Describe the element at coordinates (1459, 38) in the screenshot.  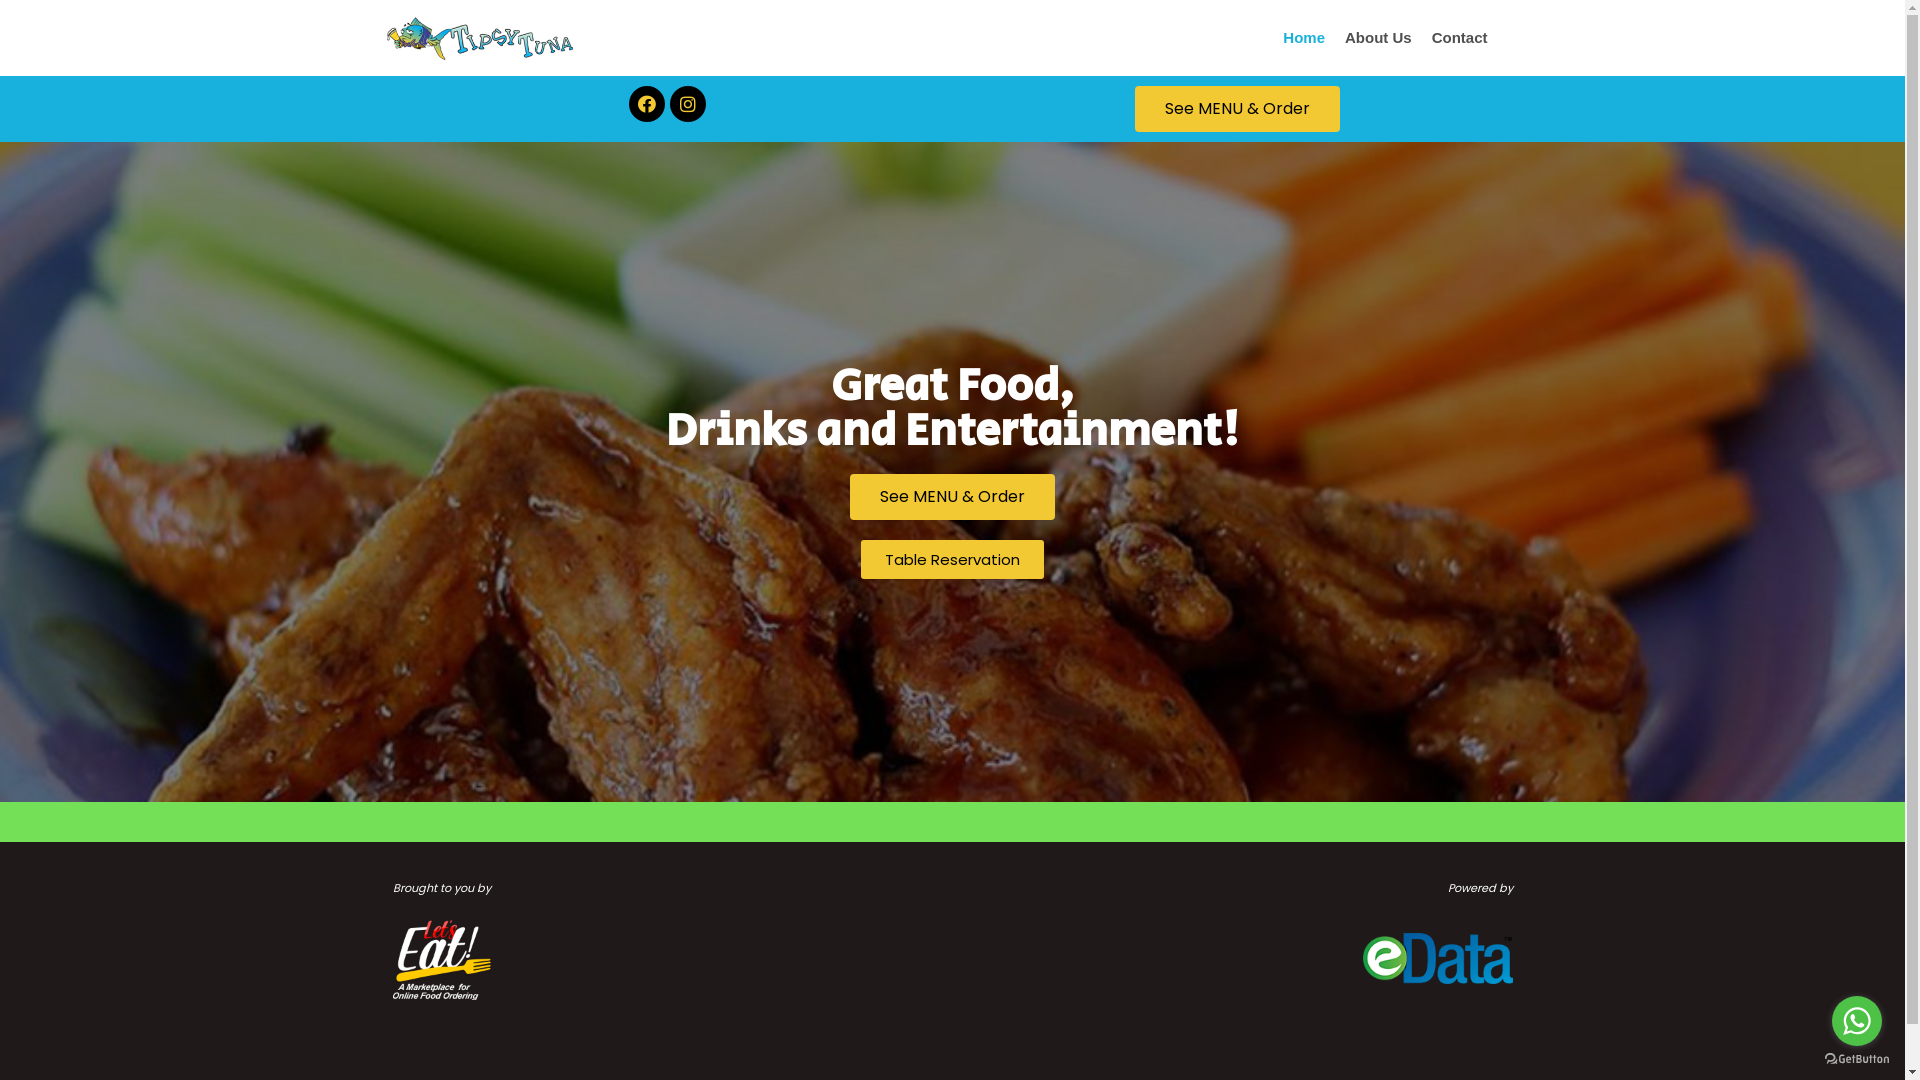
I see `'Contact'` at that location.